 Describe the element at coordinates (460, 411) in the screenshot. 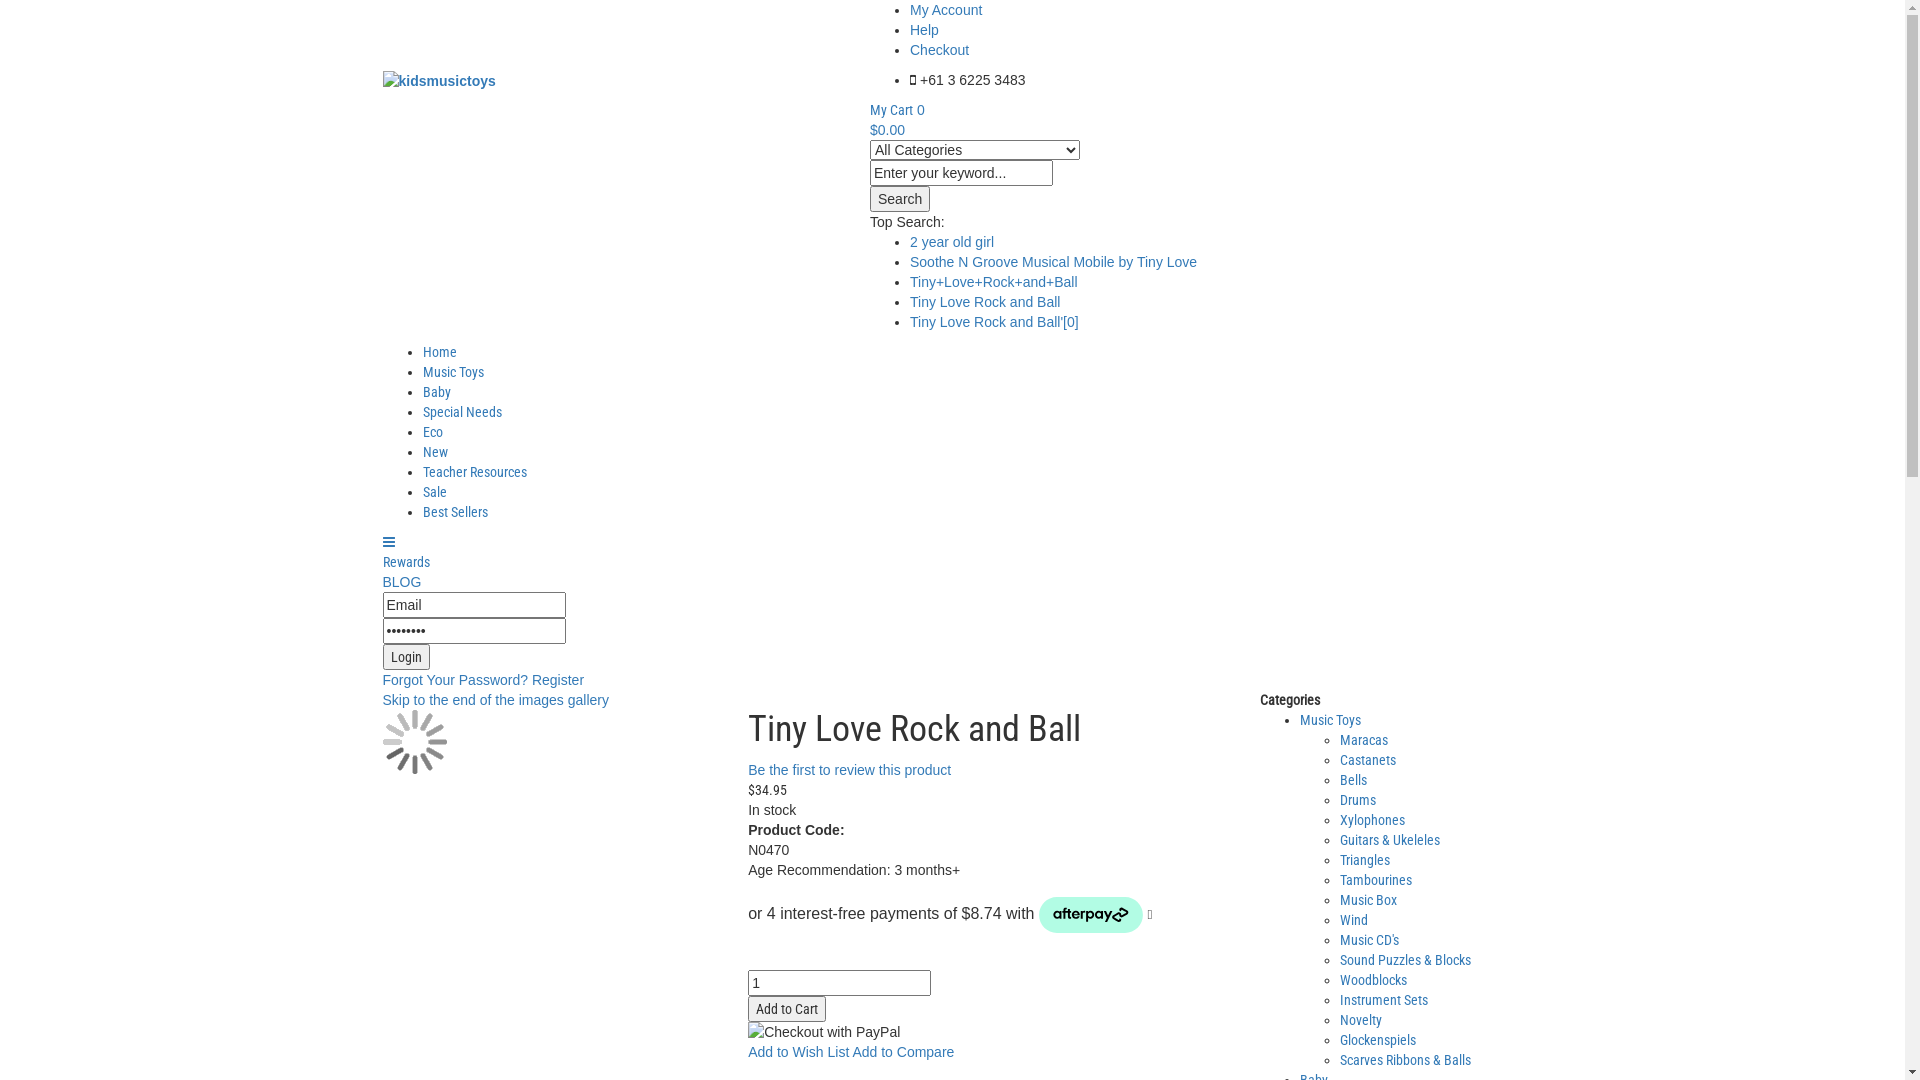

I see `'Special Needs'` at that location.